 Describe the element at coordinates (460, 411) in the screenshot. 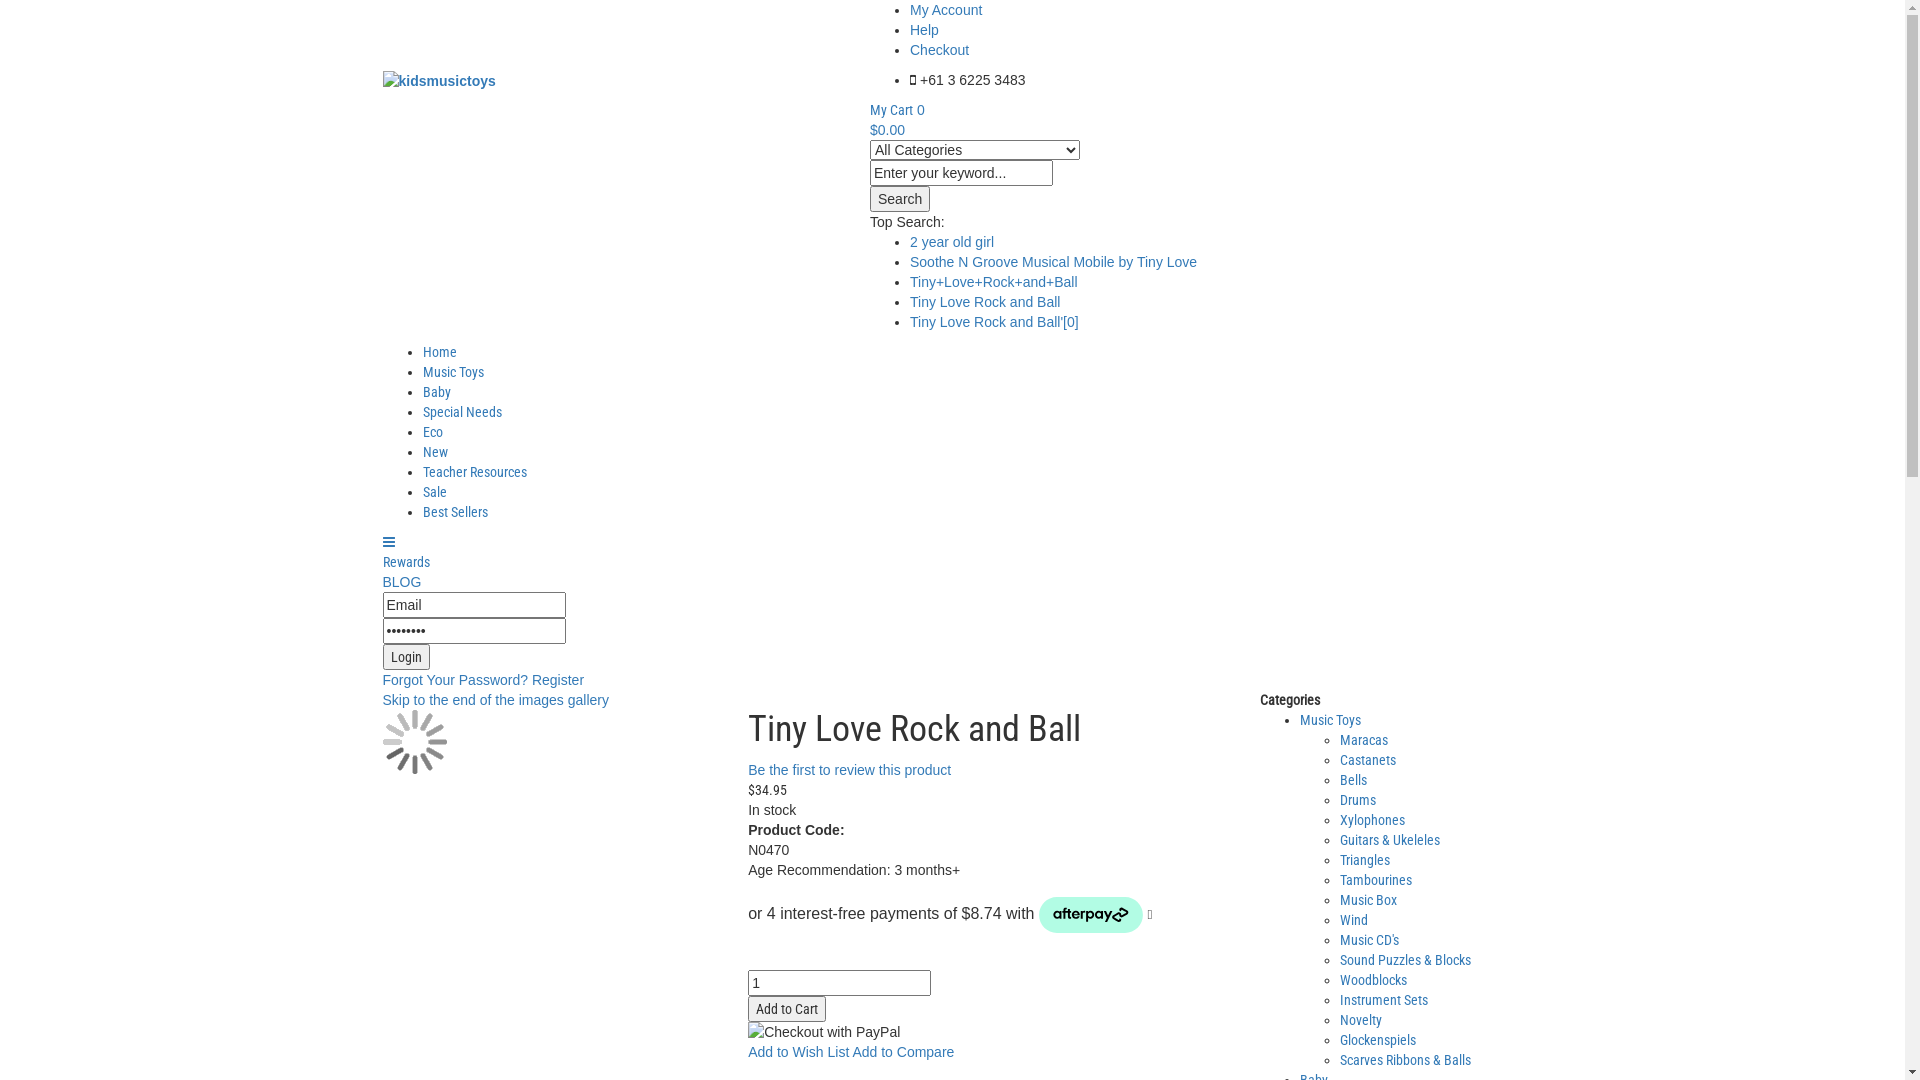

I see `'Special Needs'` at that location.